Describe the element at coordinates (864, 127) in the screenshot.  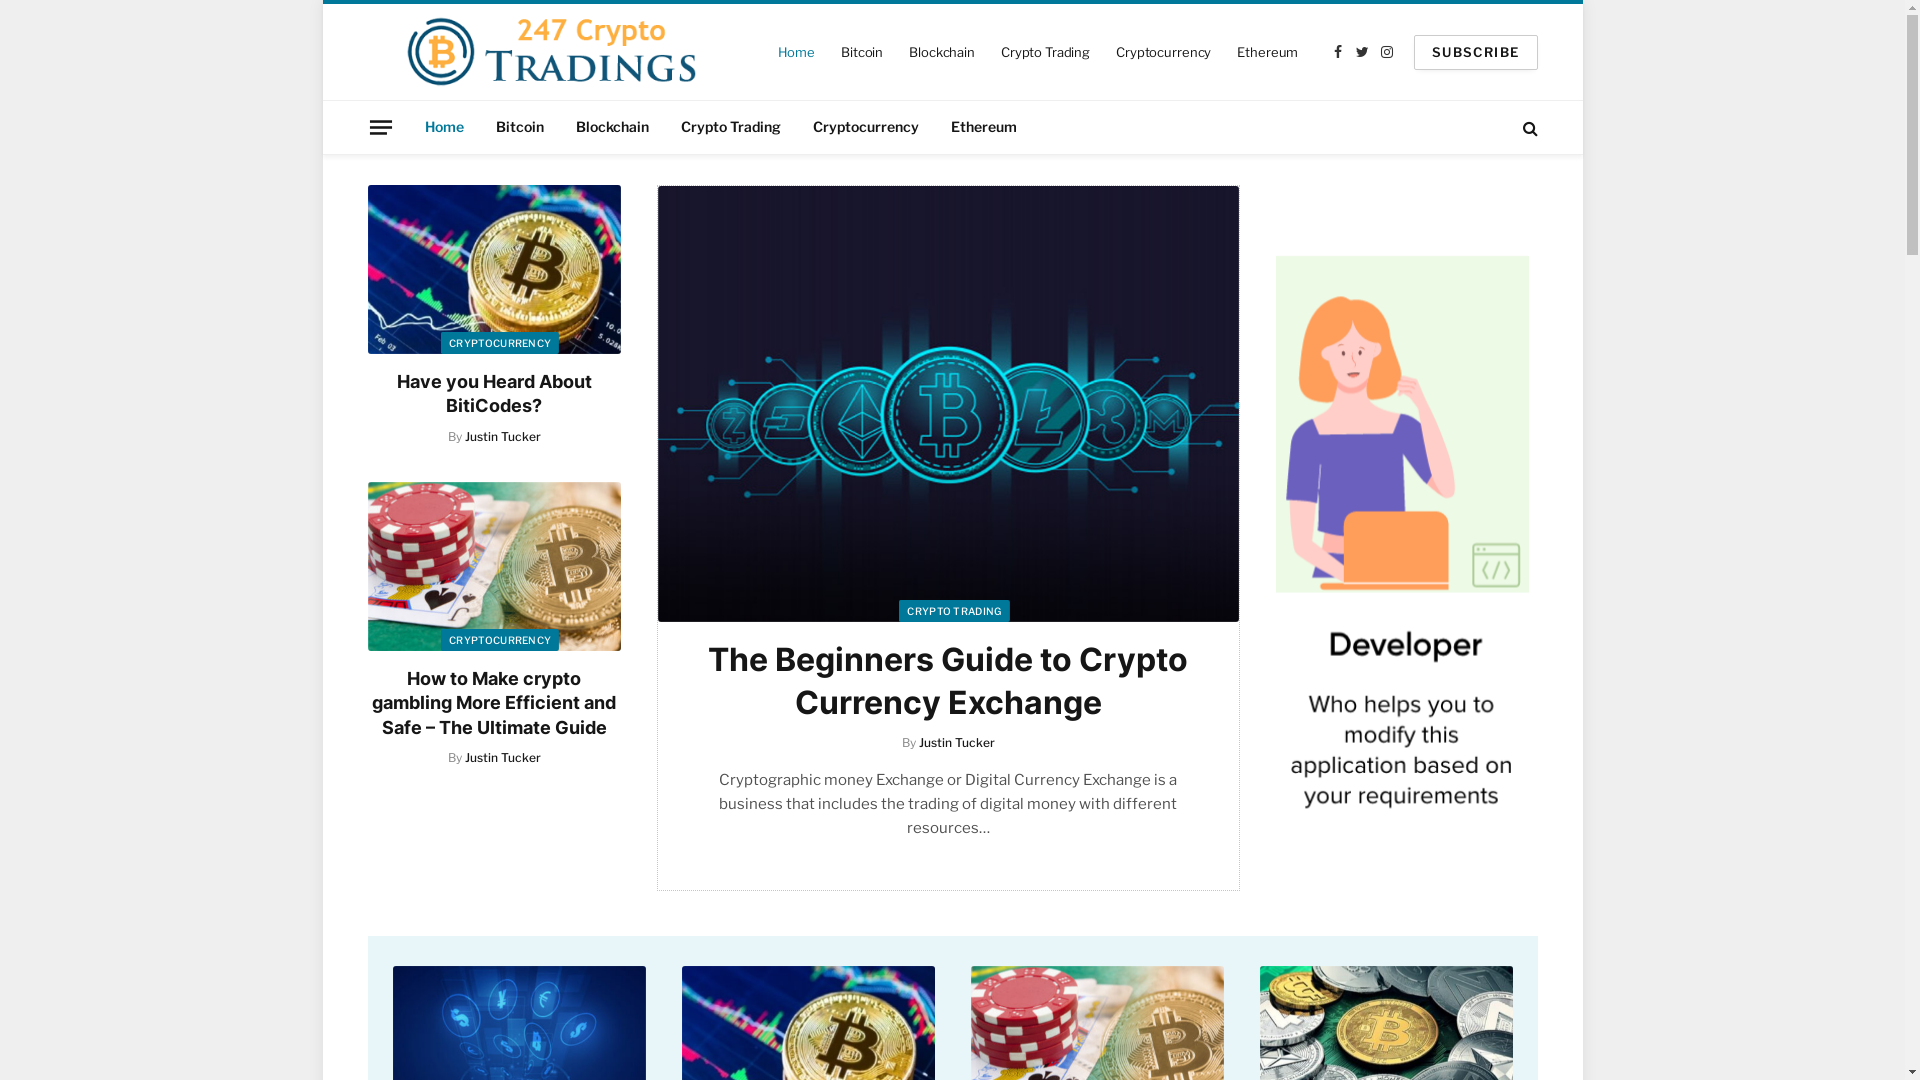
I see `'Cryptocurrency'` at that location.